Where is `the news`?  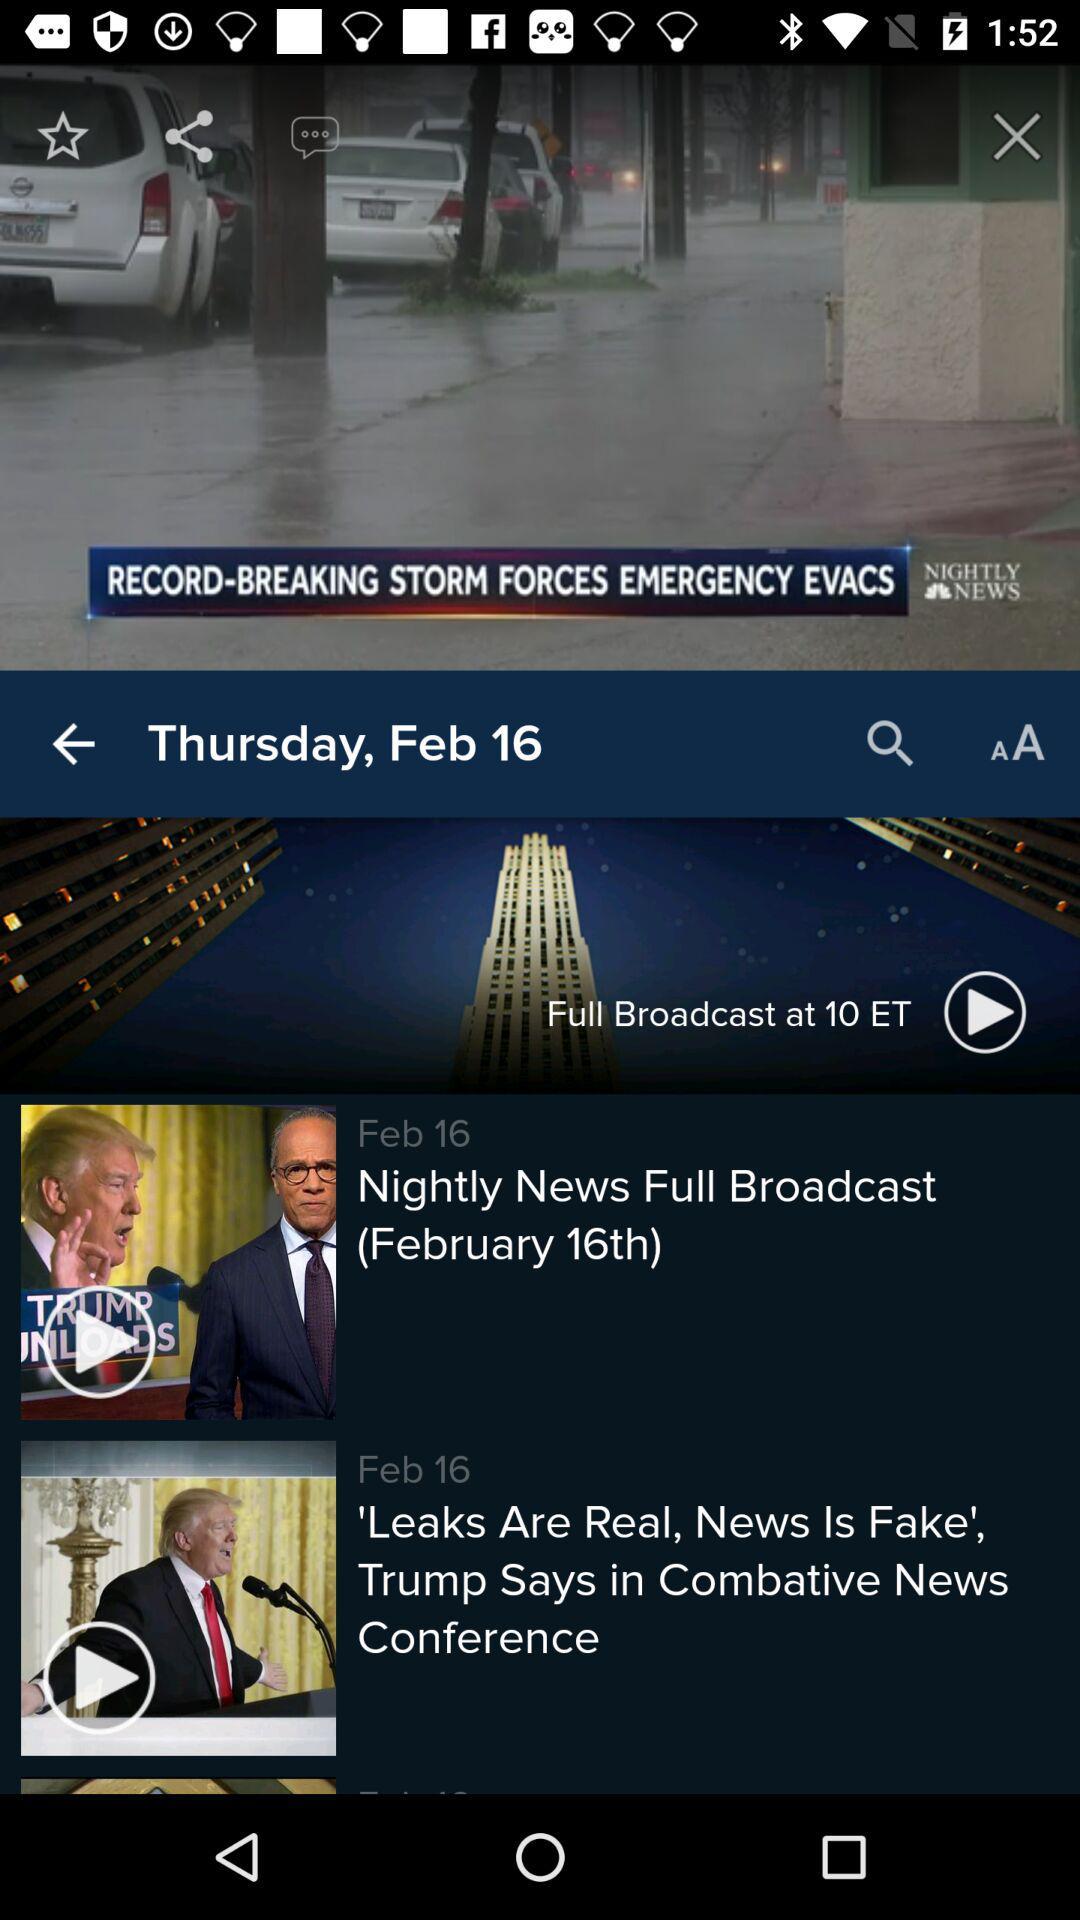
the news is located at coordinates (1017, 135).